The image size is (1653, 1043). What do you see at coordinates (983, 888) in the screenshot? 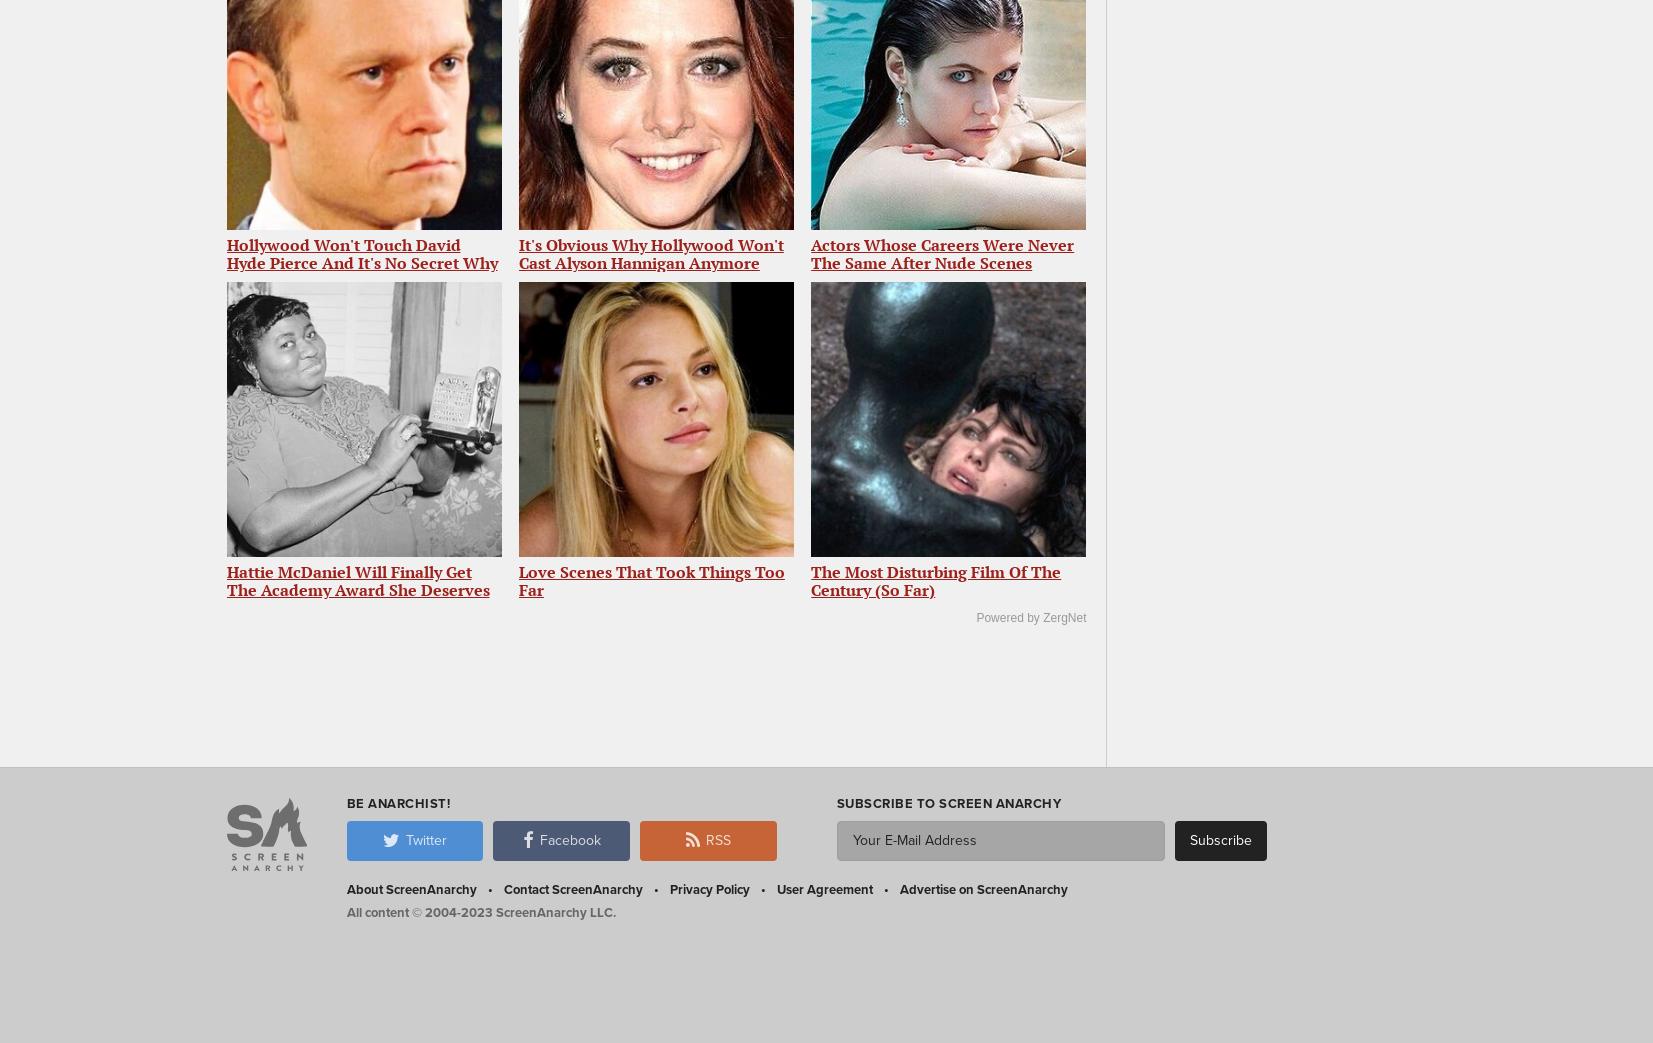
I see `'Advertise on ScreenAnarchy'` at bounding box center [983, 888].